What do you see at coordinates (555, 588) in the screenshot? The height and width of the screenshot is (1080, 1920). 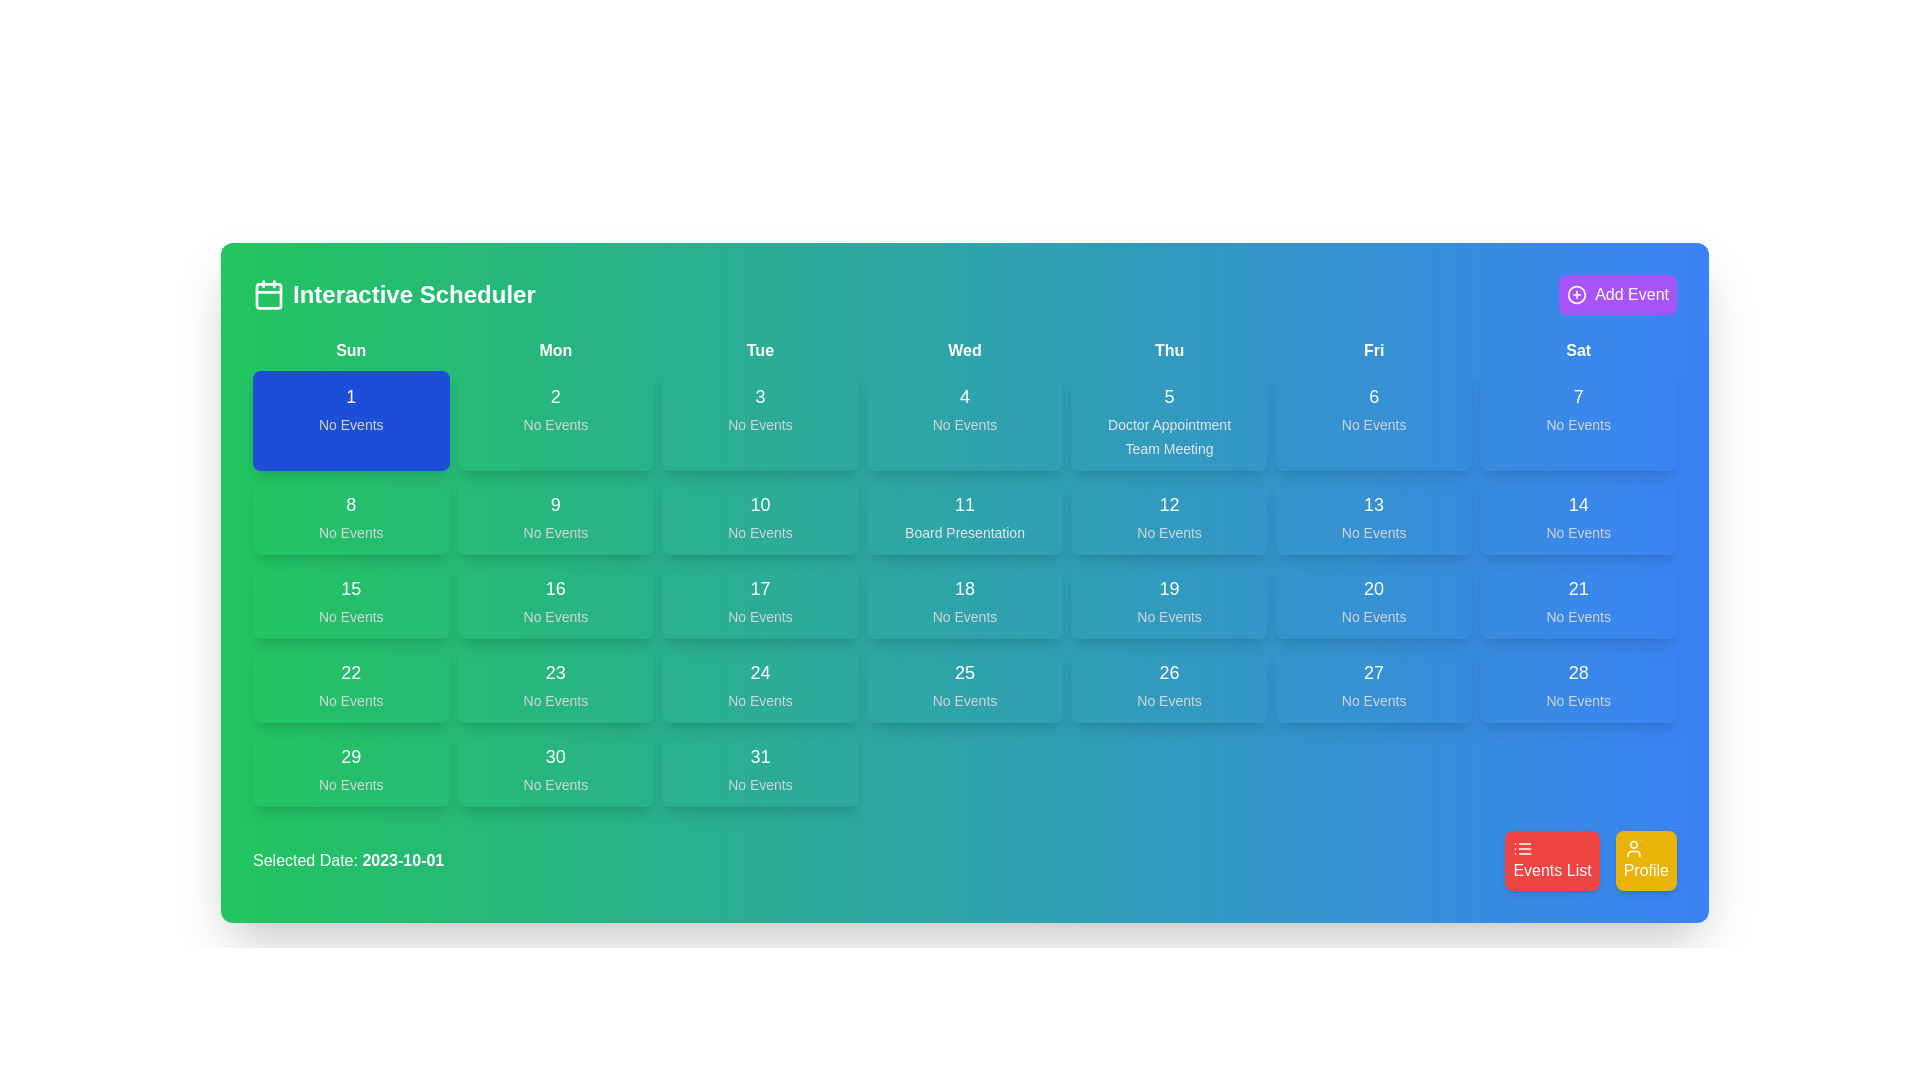 I see `the text displayed on the text label showing the number '16' in the interactive scheduler interface, which is styled with a central alignment and bold text against a green background` at bounding box center [555, 588].